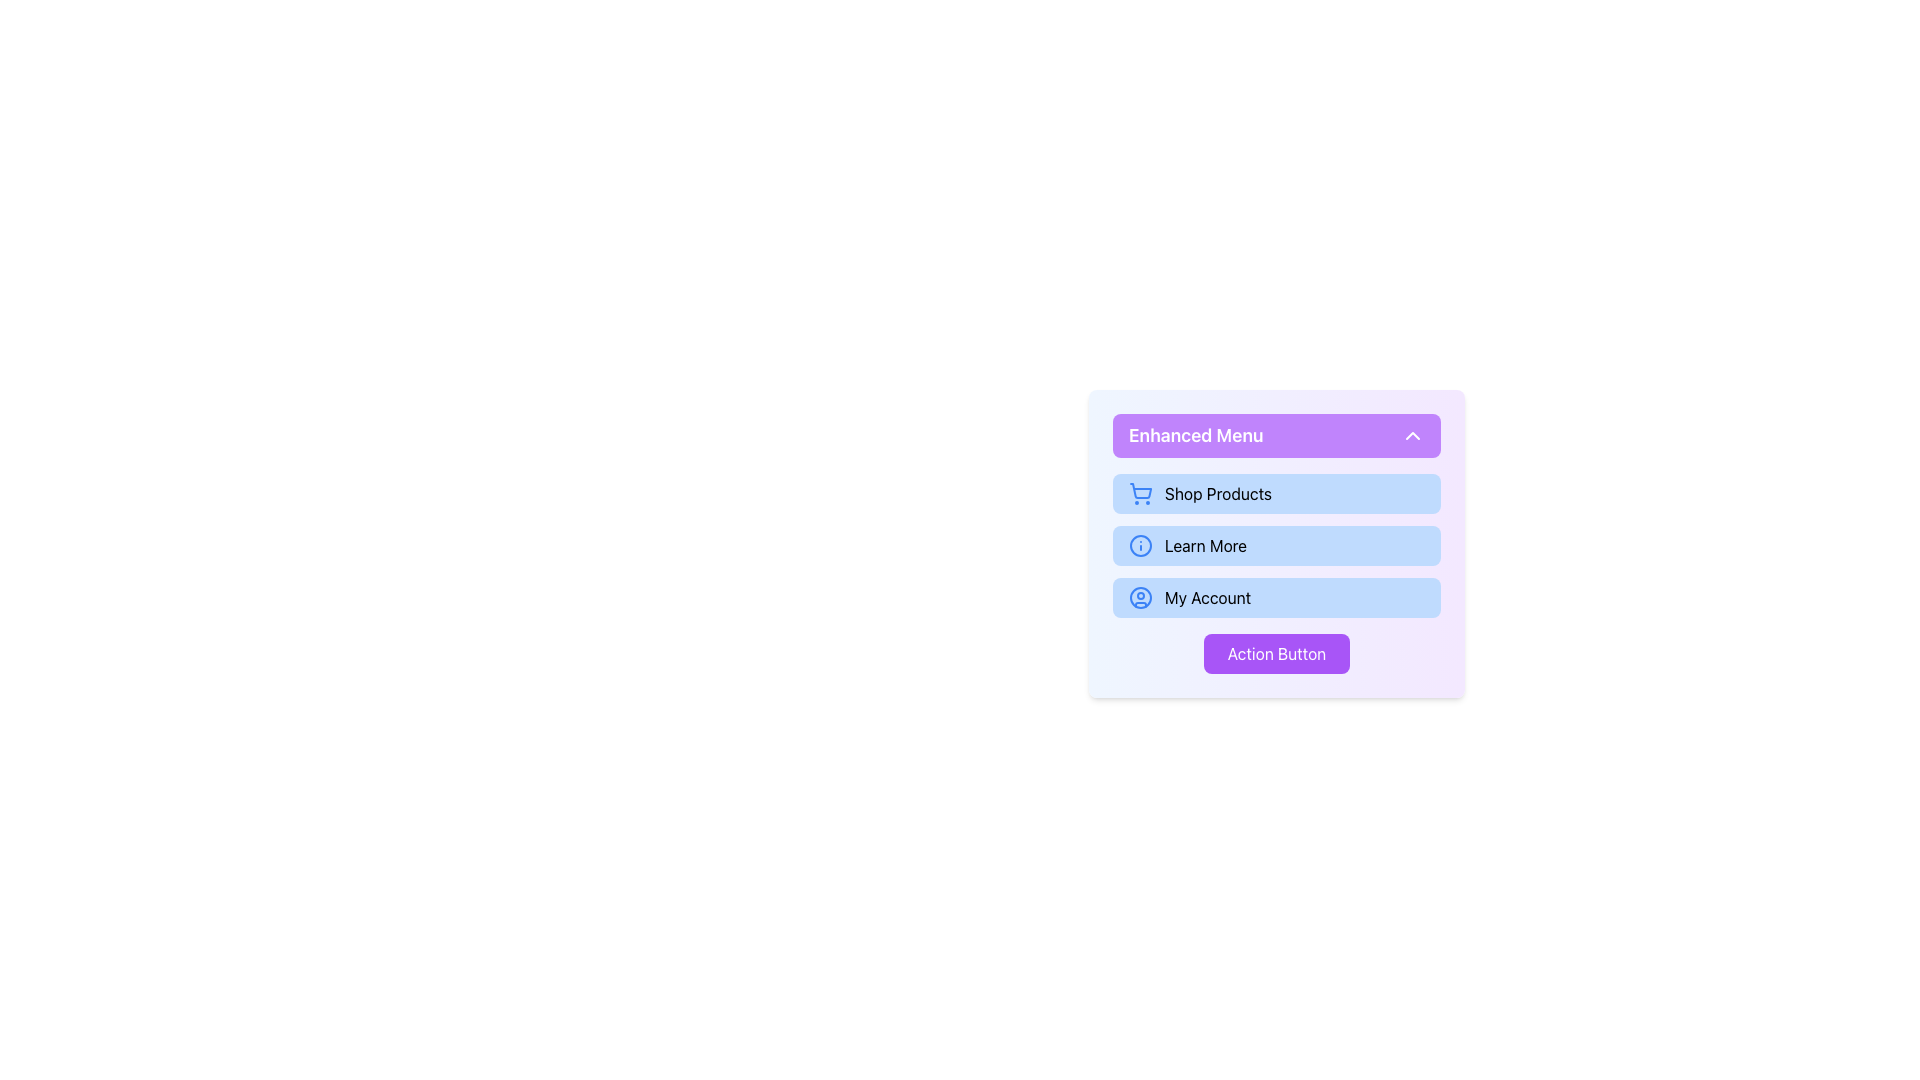 The height and width of the screenshot is (1080, 1920). What do you see at coordinates (1141, 546) in the screenshot?
I see `the icon that indicates the type of information associated with the 'Learn More' button, located to the left of the 'Learn More' text in the second row of the 'Enhanced Menu'` at bounding box center [1141, 546].